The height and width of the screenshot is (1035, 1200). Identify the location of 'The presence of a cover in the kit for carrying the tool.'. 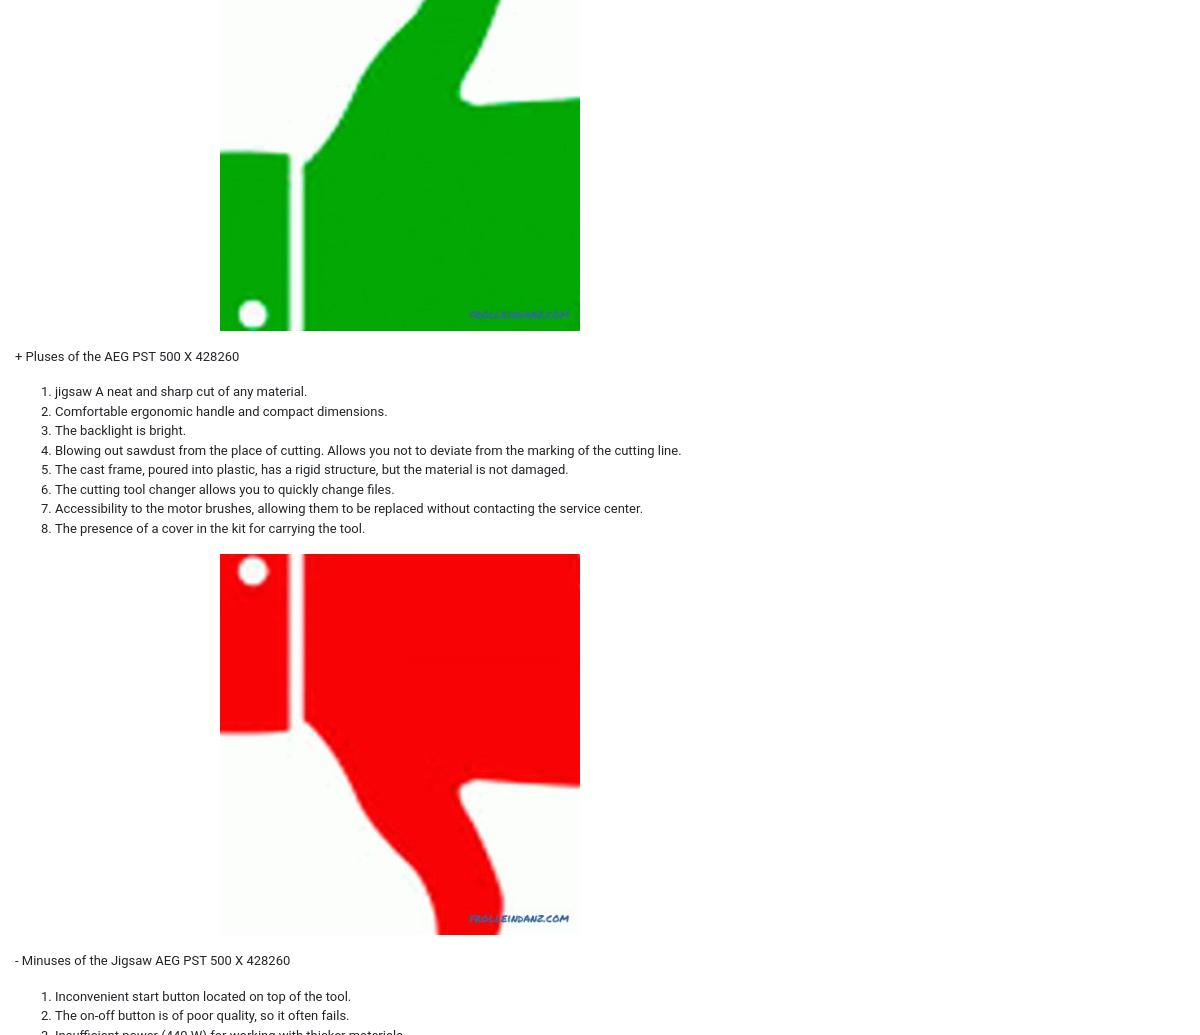
(209, 526).